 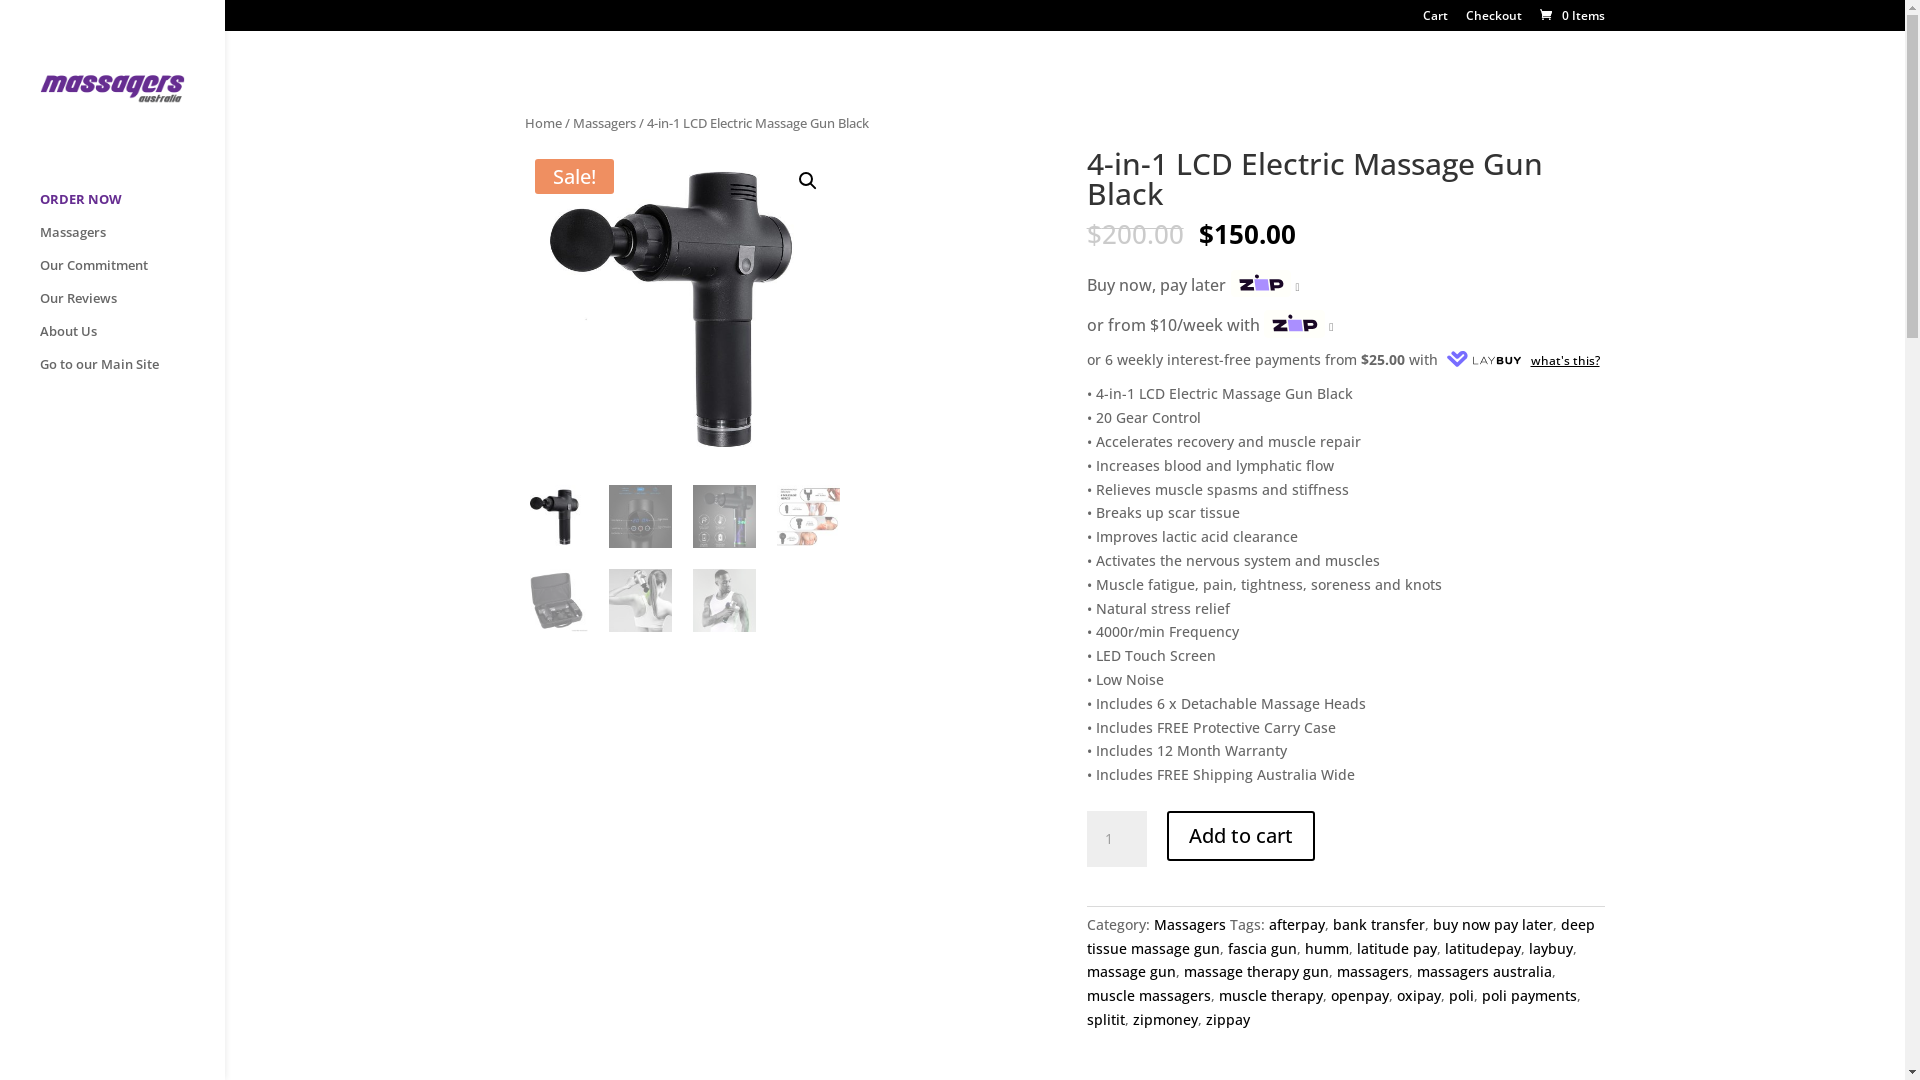 What do you see at coordinates (1528, 995) in the screenshot?
I see `'poli payments'` at bounding box center [1528, 995].